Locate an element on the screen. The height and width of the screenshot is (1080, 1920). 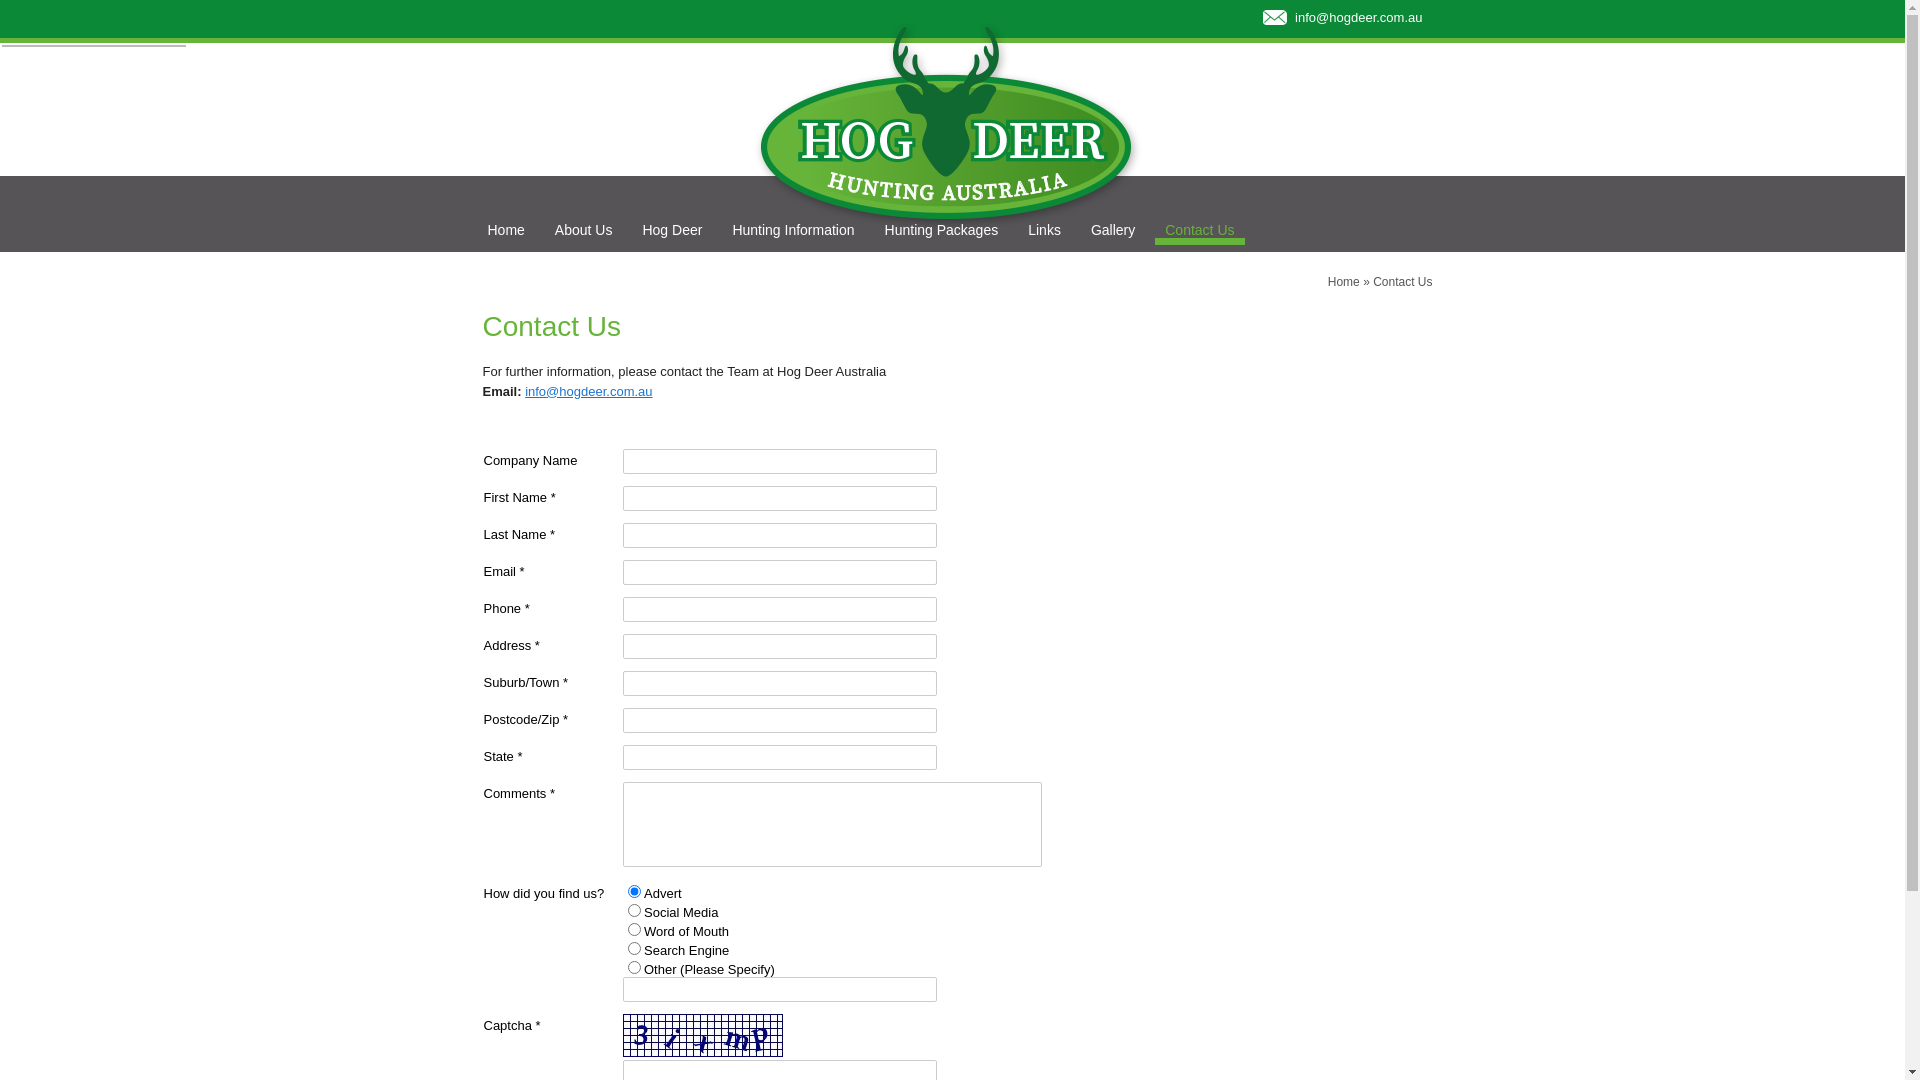
'Contact Us' is located at coordinates (1401, 281).